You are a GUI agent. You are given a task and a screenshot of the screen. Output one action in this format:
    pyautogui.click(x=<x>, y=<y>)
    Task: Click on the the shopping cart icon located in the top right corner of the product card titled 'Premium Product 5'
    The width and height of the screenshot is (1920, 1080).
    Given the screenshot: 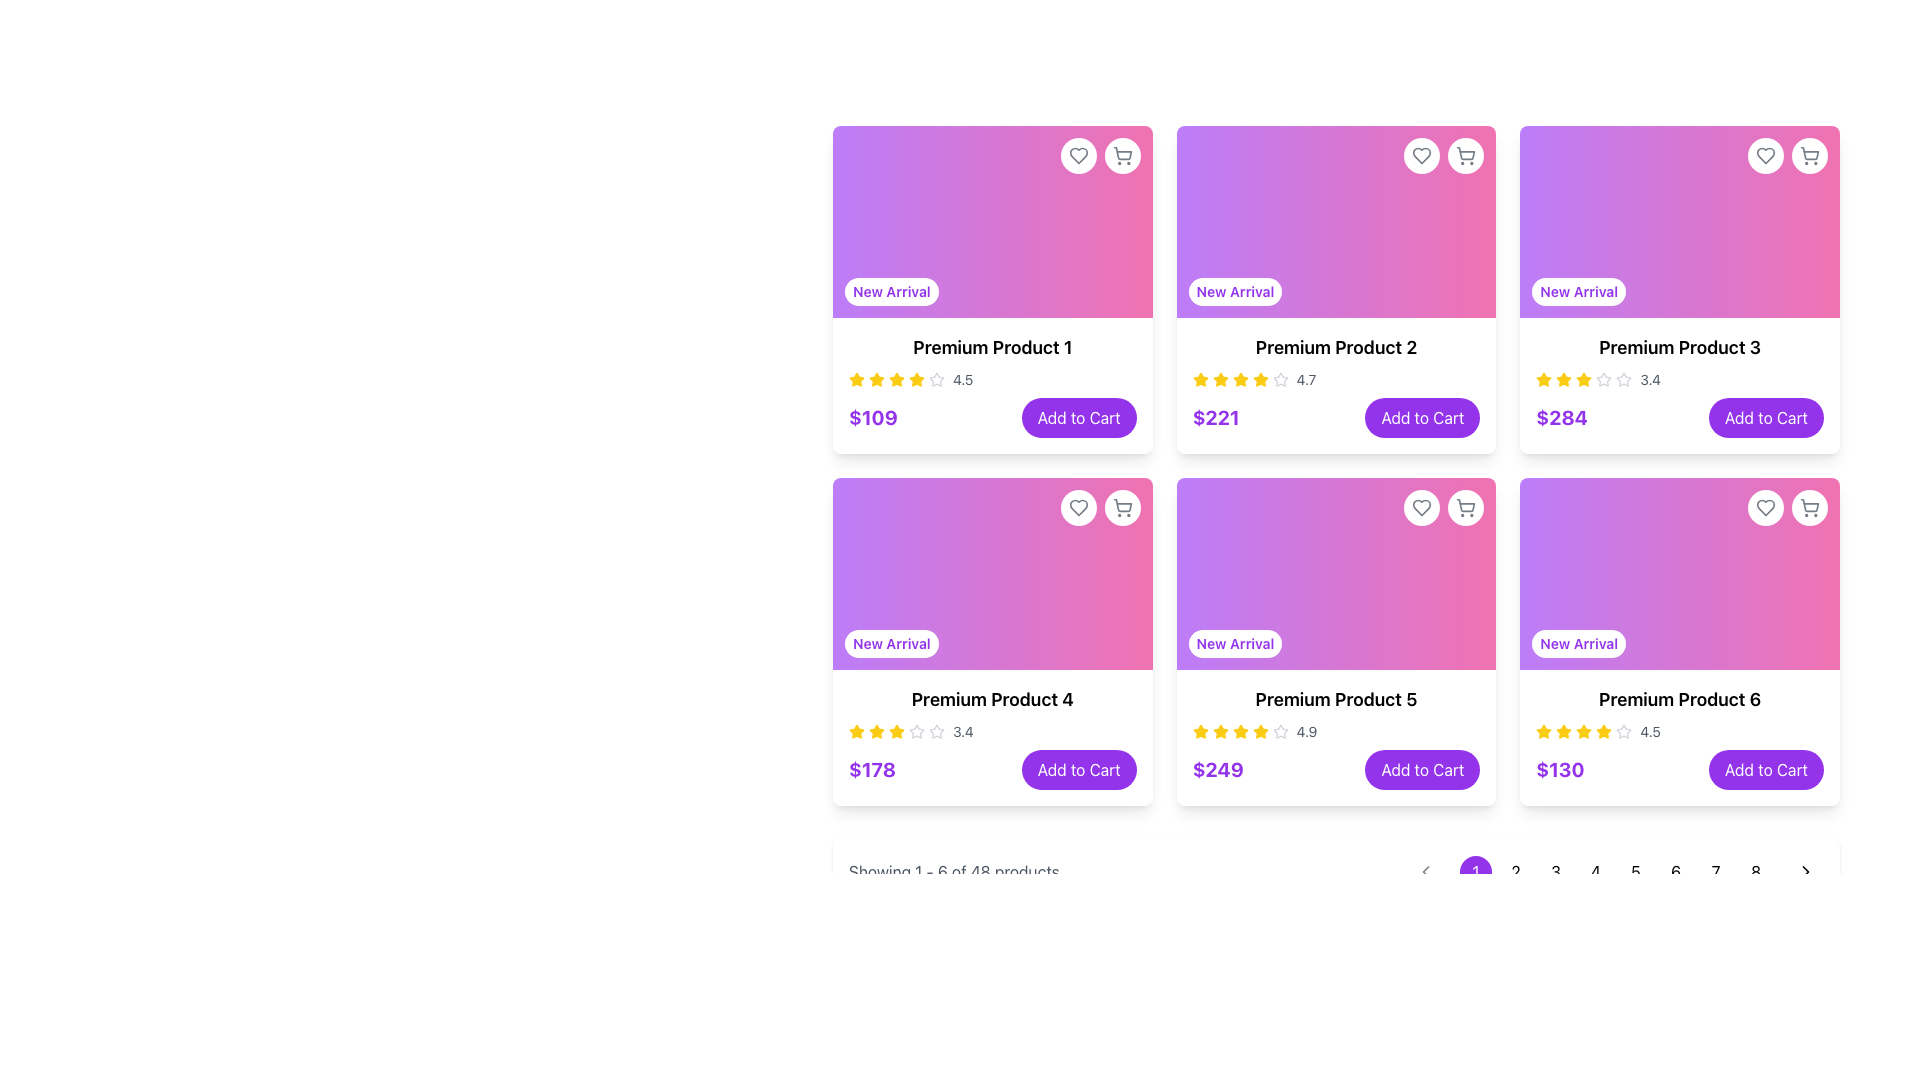 What is the action you would take?
    pyautogui.click(x=1466, y=507)
    